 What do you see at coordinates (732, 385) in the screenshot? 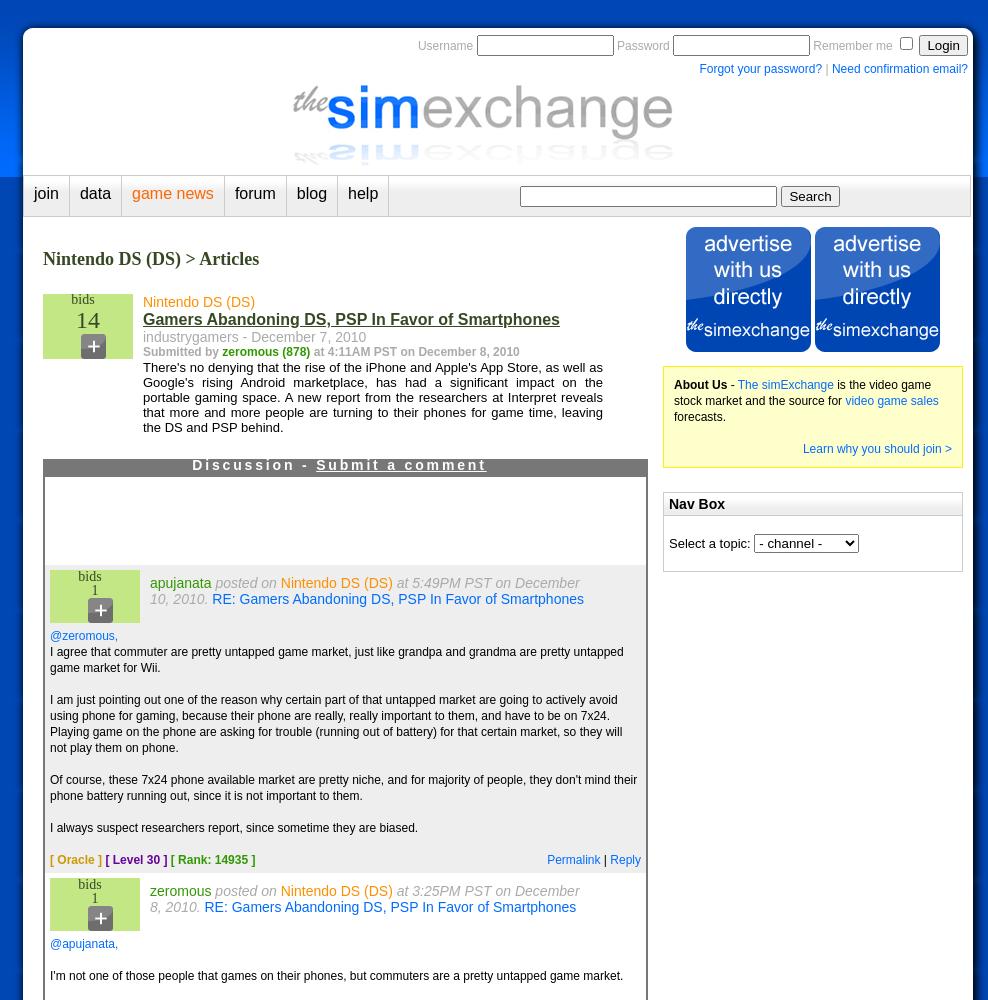
I see `'-'` at bounding box center [732, 385].